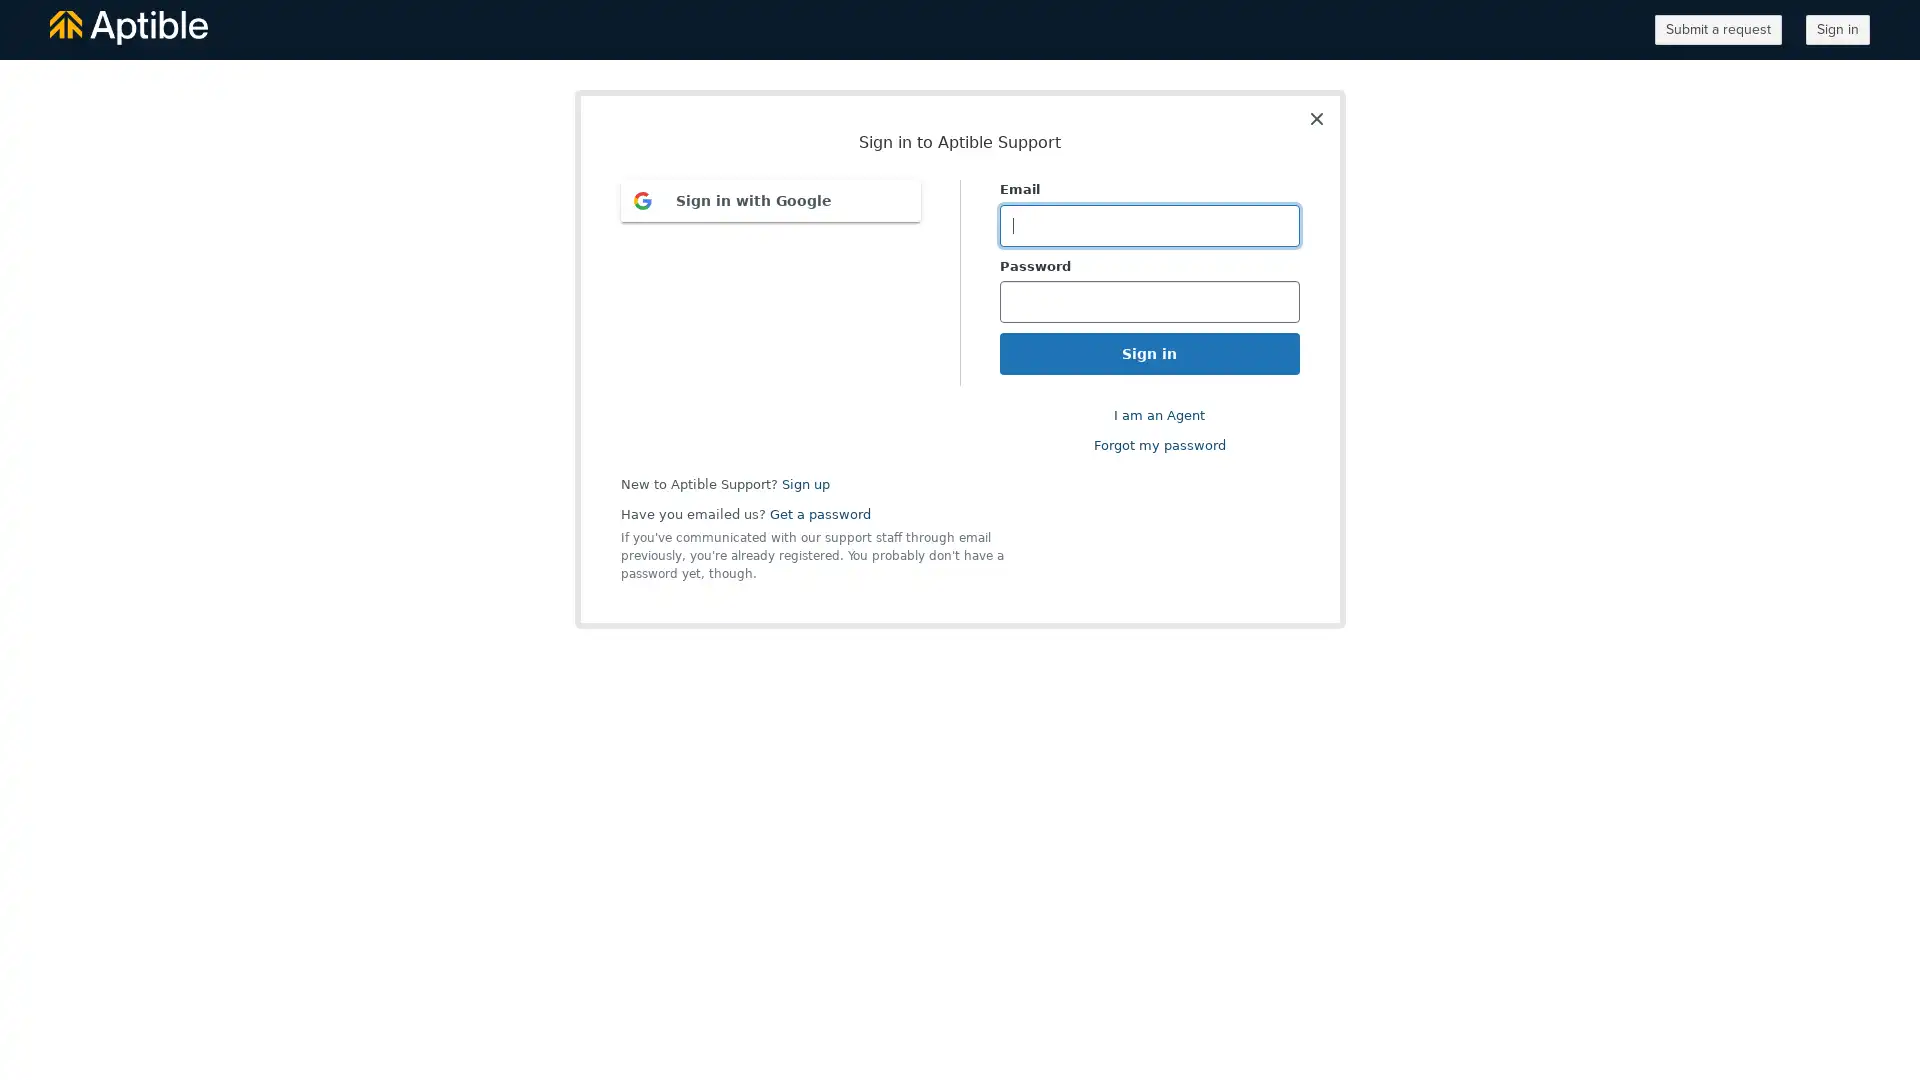 This screenshot has height=1080, width=1920. I want to click on Submit a request, so click(1717, 30).